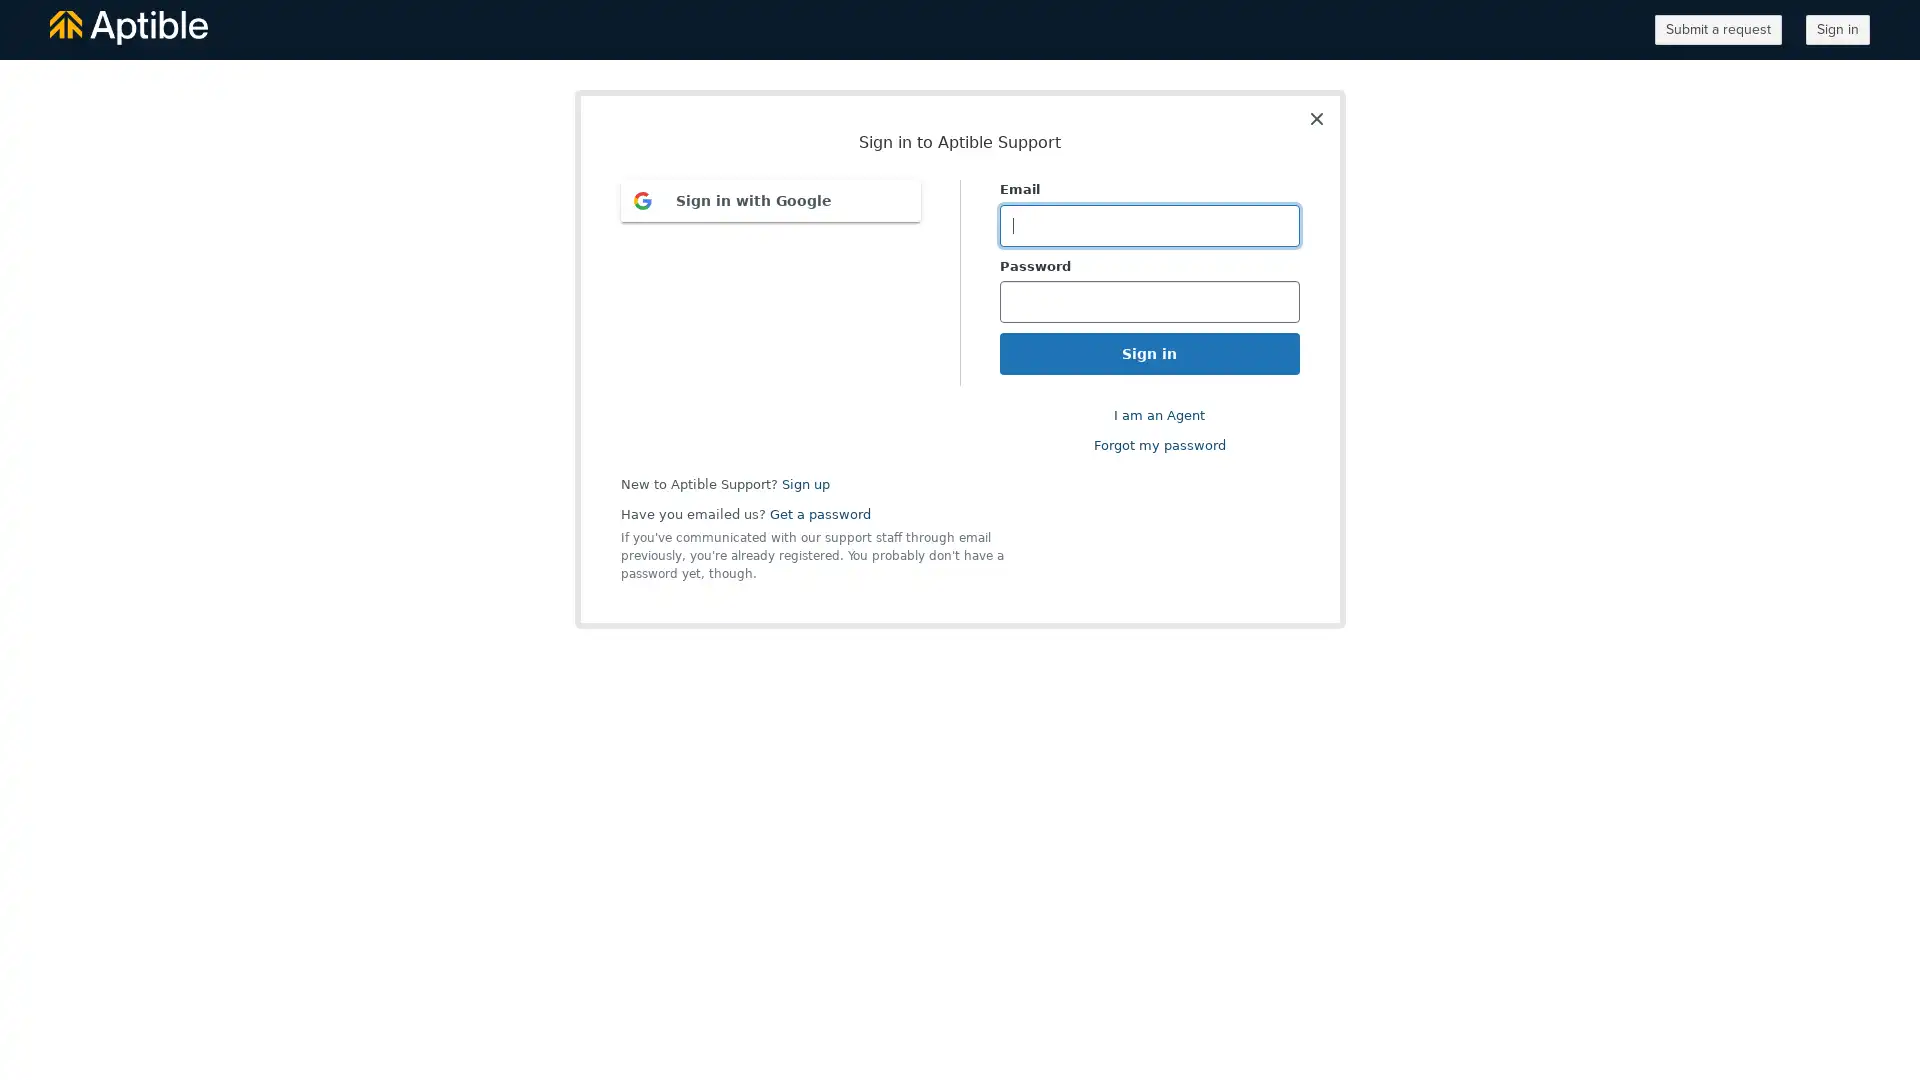 This screenshot has height=1080, width=1920. I want to click on Submit a request, so click(1717, 30).